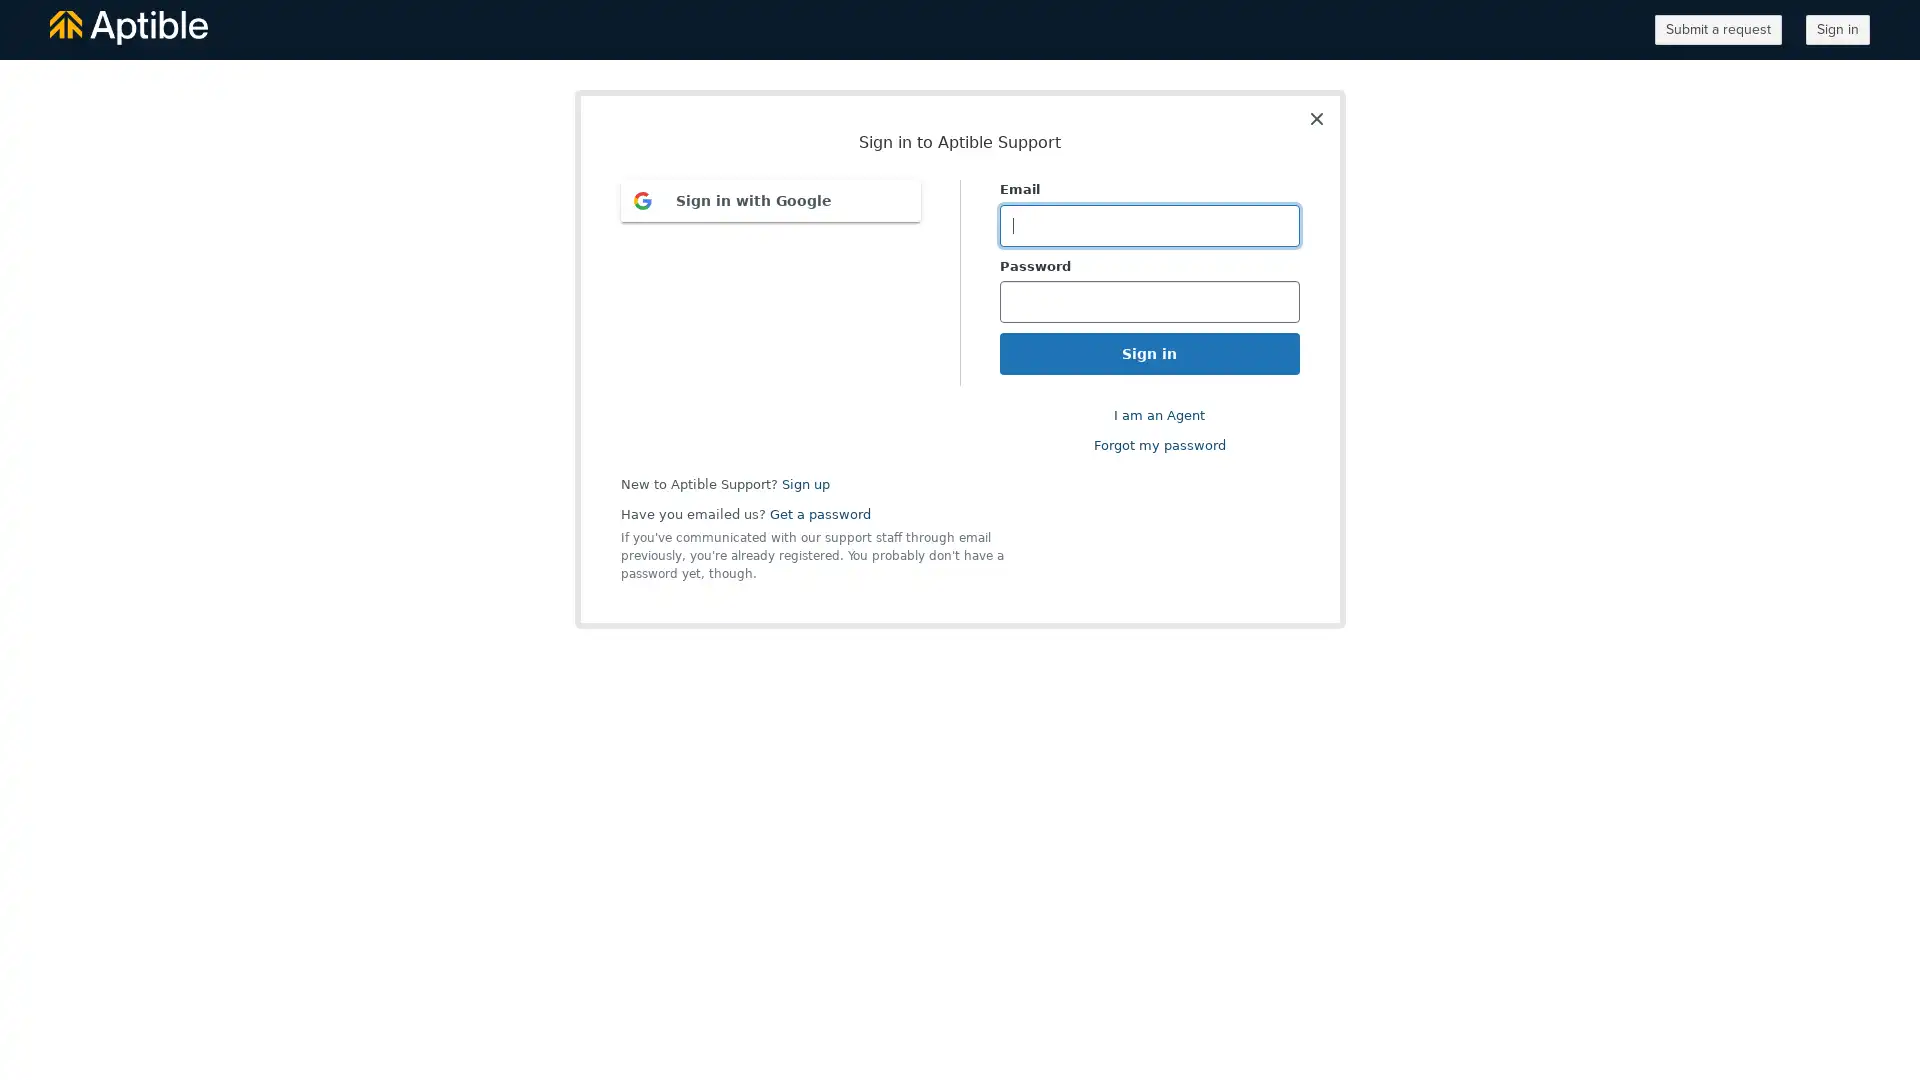 This screenshot has height=1080, width=1920. I want to click on Submit a request, so click(1717, 30).